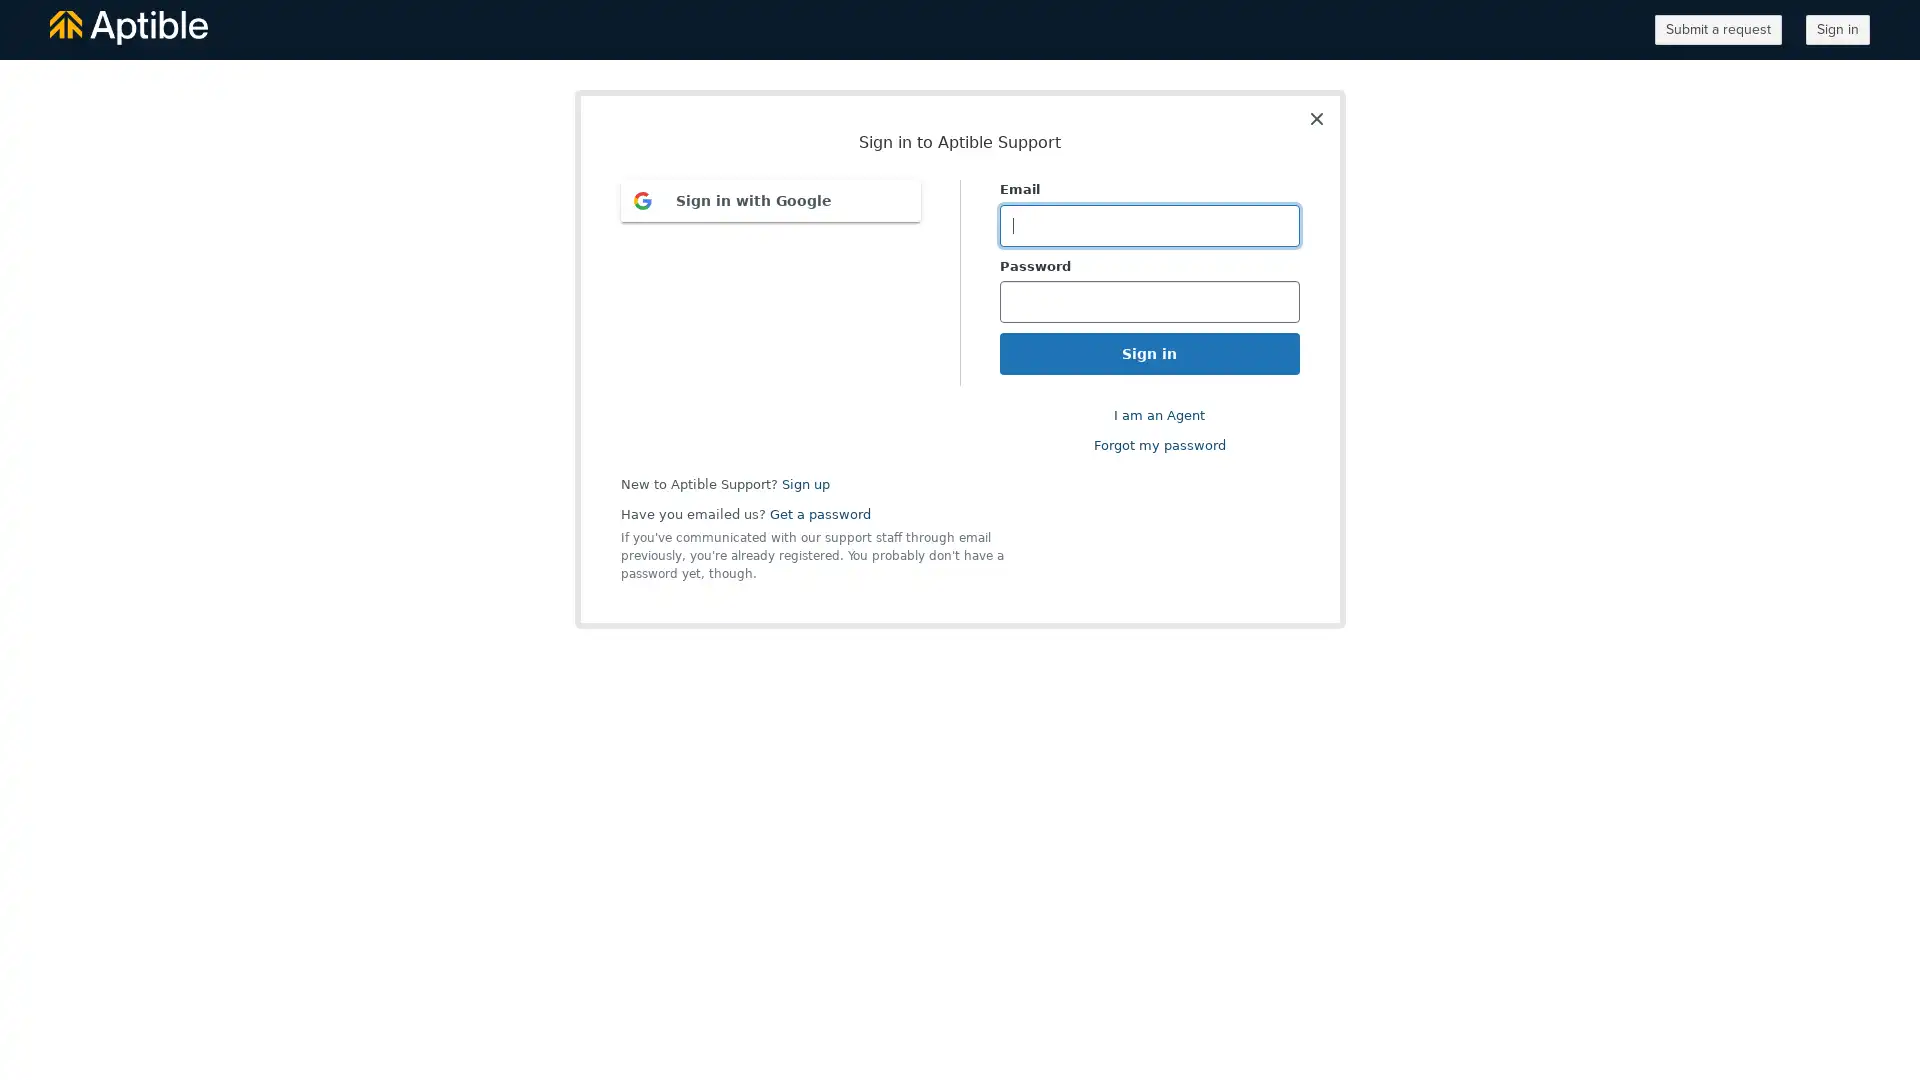 This screenshot has height=1080, width=1920. I want to click on Submit a request, so click(1717, 30).